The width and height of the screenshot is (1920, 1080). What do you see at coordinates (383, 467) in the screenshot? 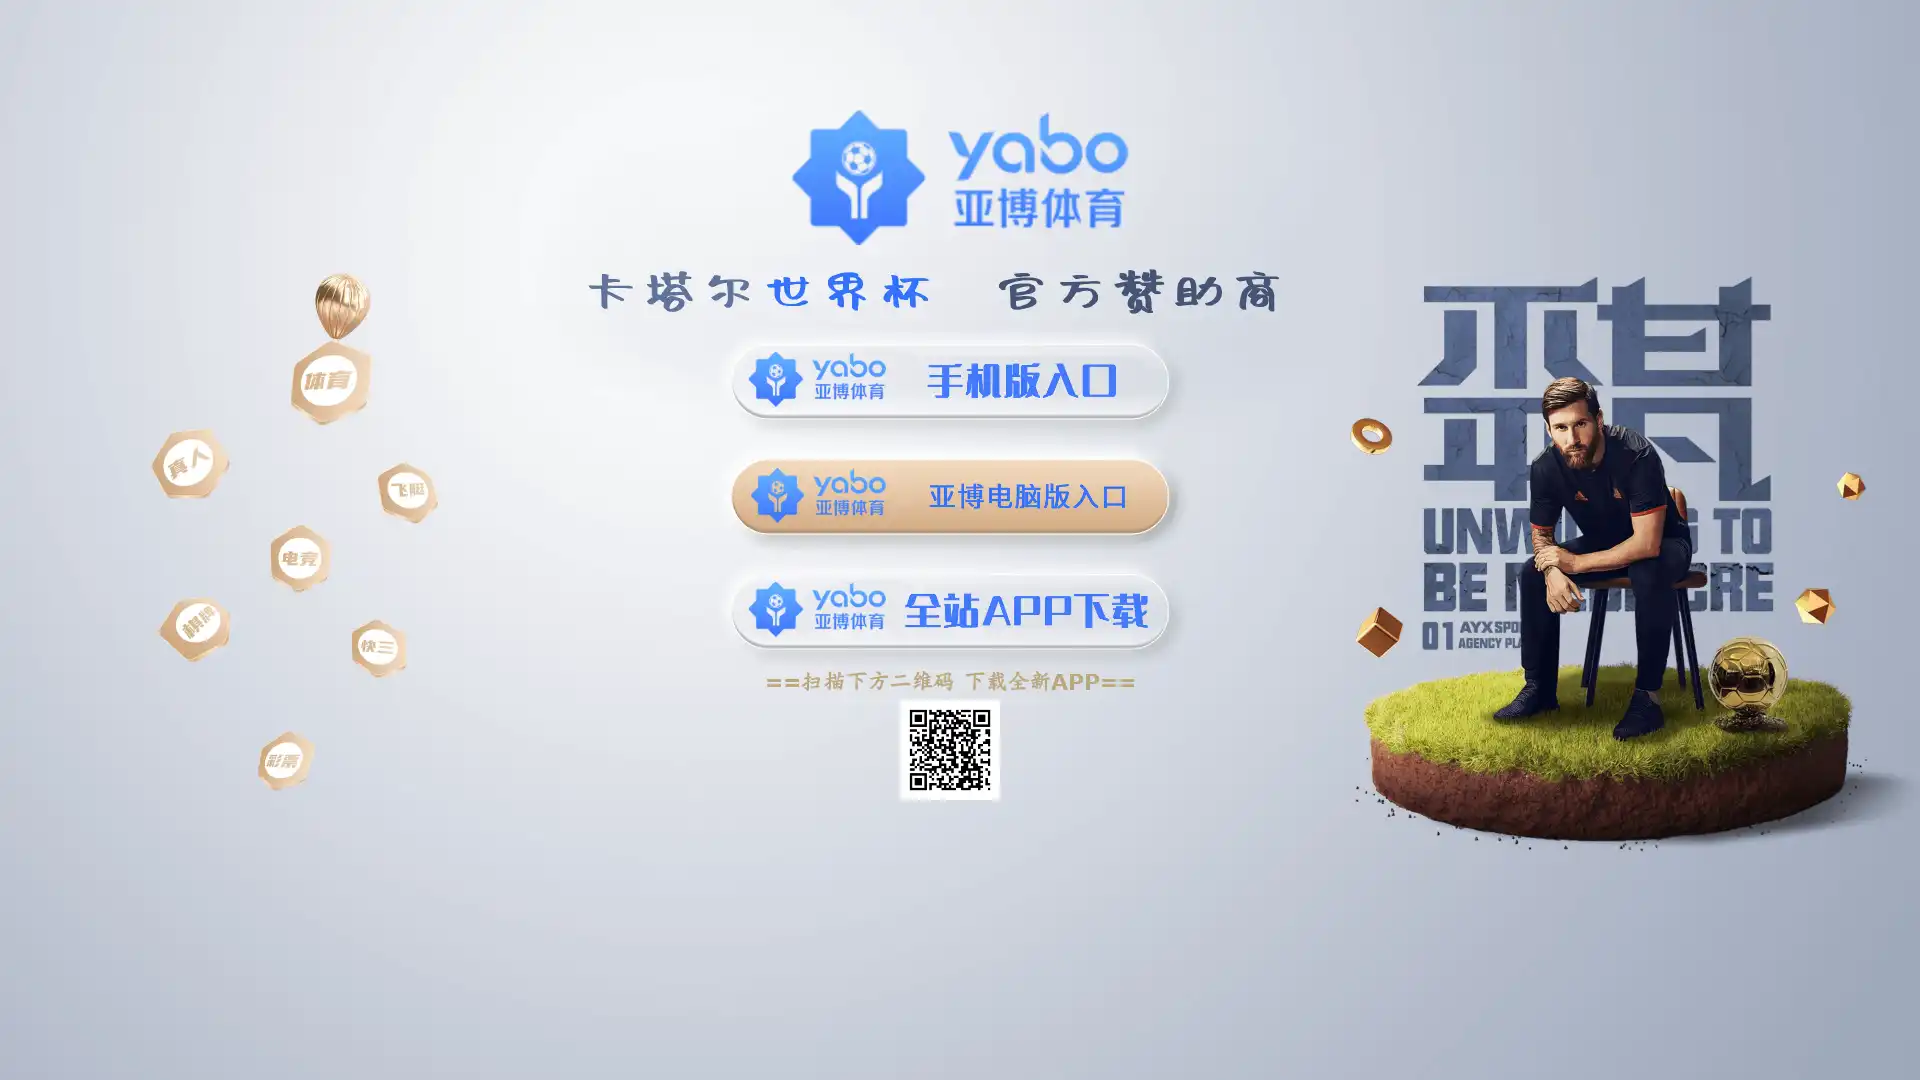
I see `Previous slide` at bounding box center [383, 467].